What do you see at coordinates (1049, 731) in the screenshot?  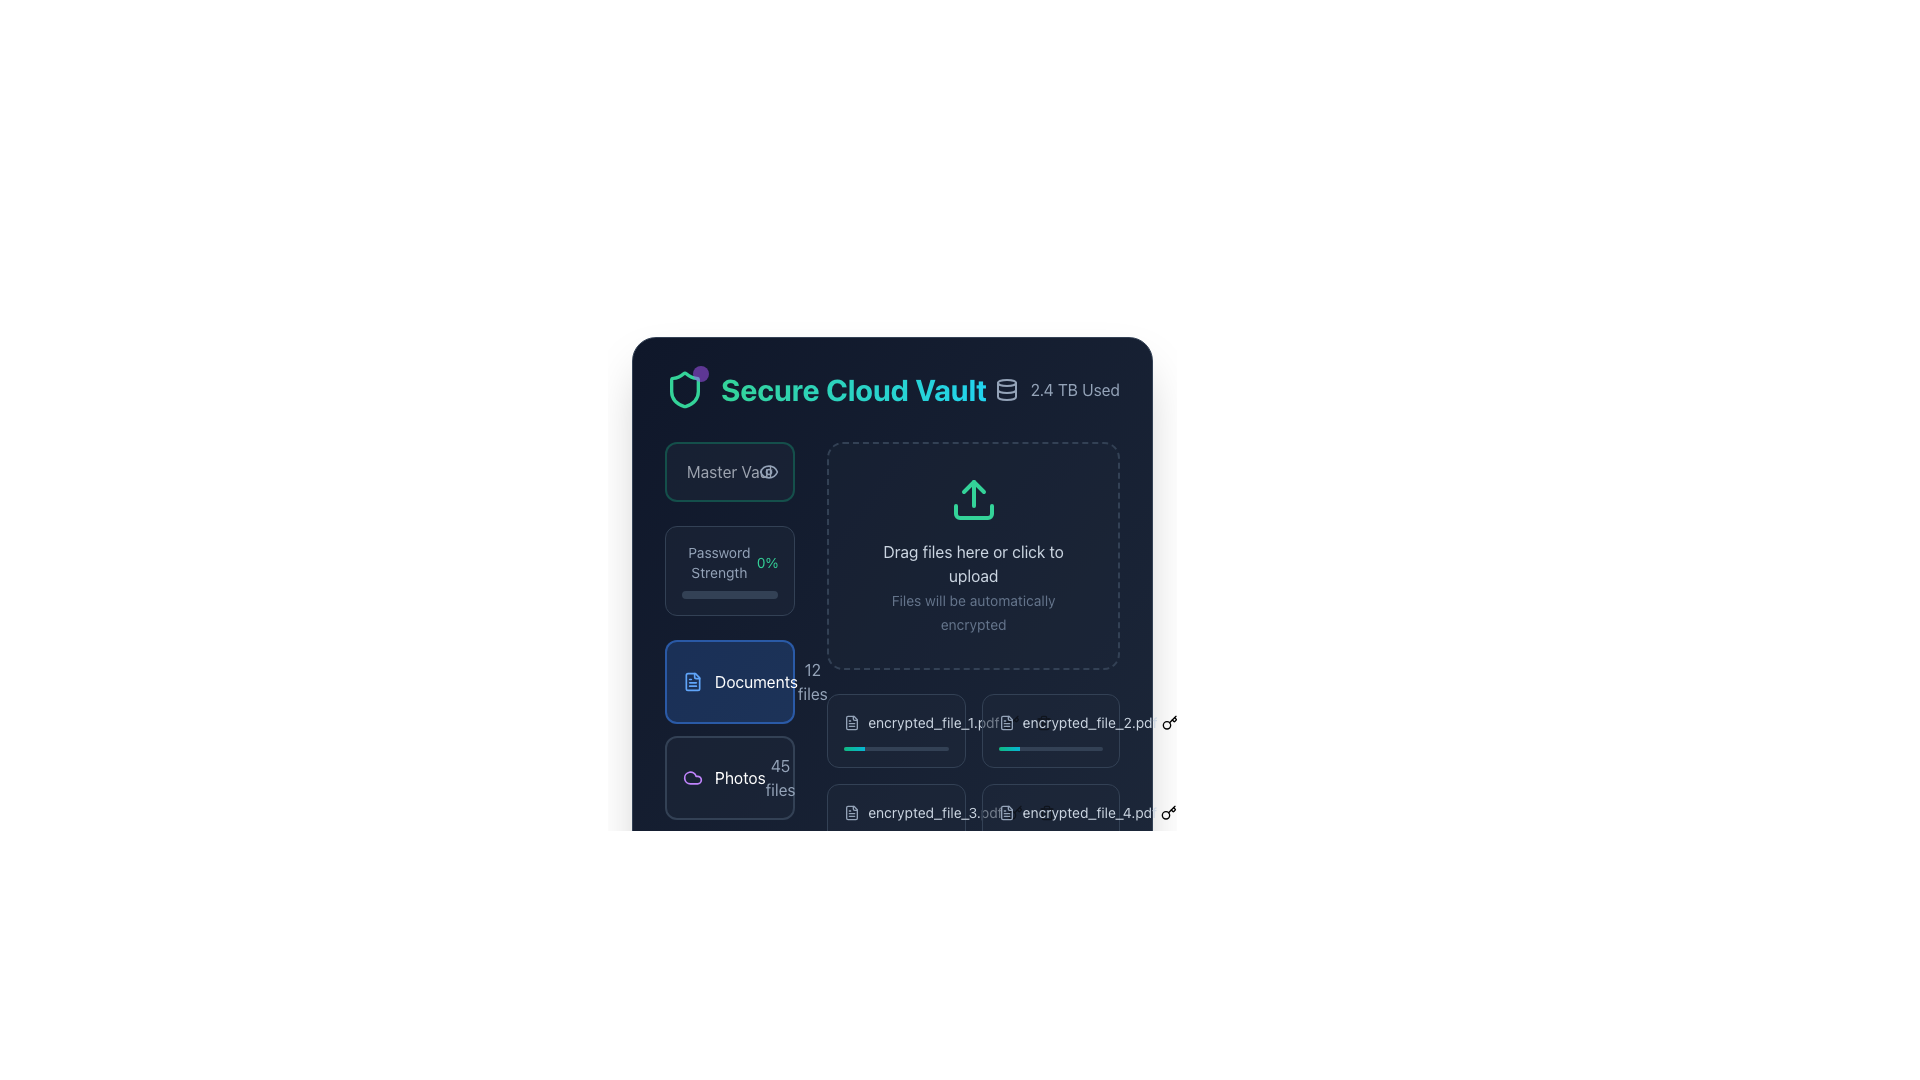 I see `the progress bar of the second file display card in the cloud storage interface to check the upload status` at bounding box center [1049, 731].